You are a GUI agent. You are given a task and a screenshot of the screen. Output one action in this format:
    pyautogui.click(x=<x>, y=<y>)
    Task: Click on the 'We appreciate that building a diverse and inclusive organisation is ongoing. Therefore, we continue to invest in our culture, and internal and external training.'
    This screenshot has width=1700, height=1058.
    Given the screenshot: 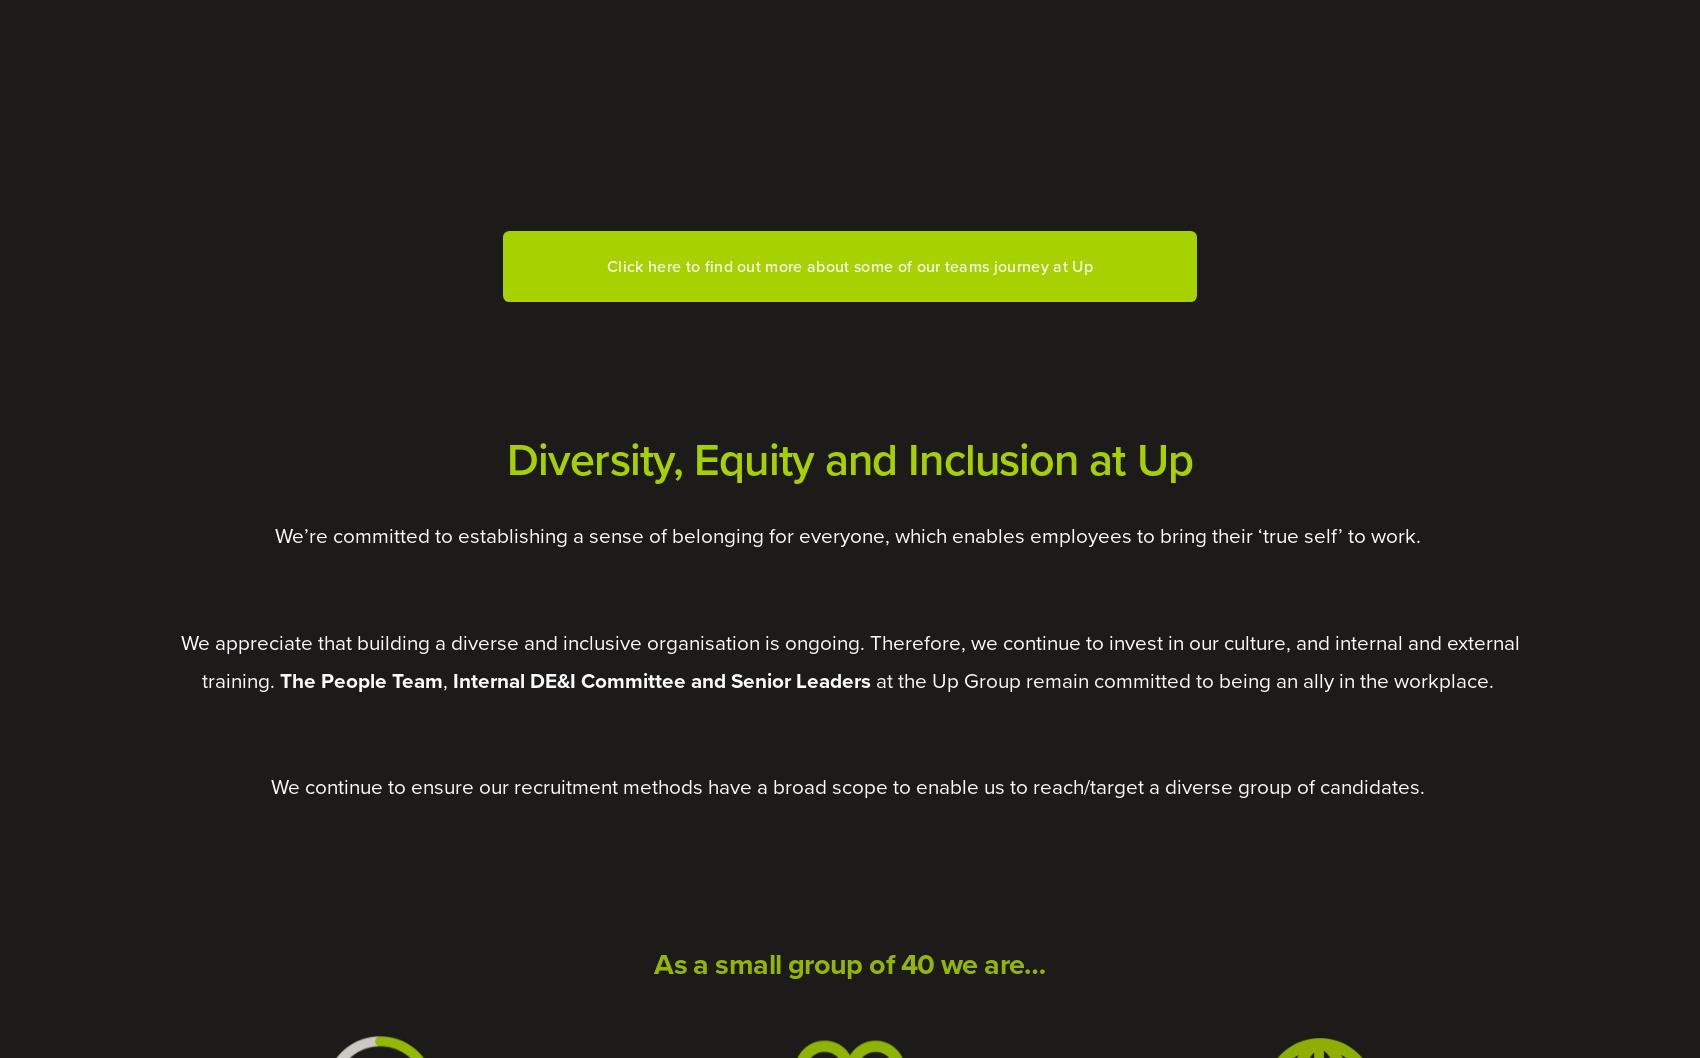 What is the action you would take?
    pyautogui.click(x=852, y=660)
    